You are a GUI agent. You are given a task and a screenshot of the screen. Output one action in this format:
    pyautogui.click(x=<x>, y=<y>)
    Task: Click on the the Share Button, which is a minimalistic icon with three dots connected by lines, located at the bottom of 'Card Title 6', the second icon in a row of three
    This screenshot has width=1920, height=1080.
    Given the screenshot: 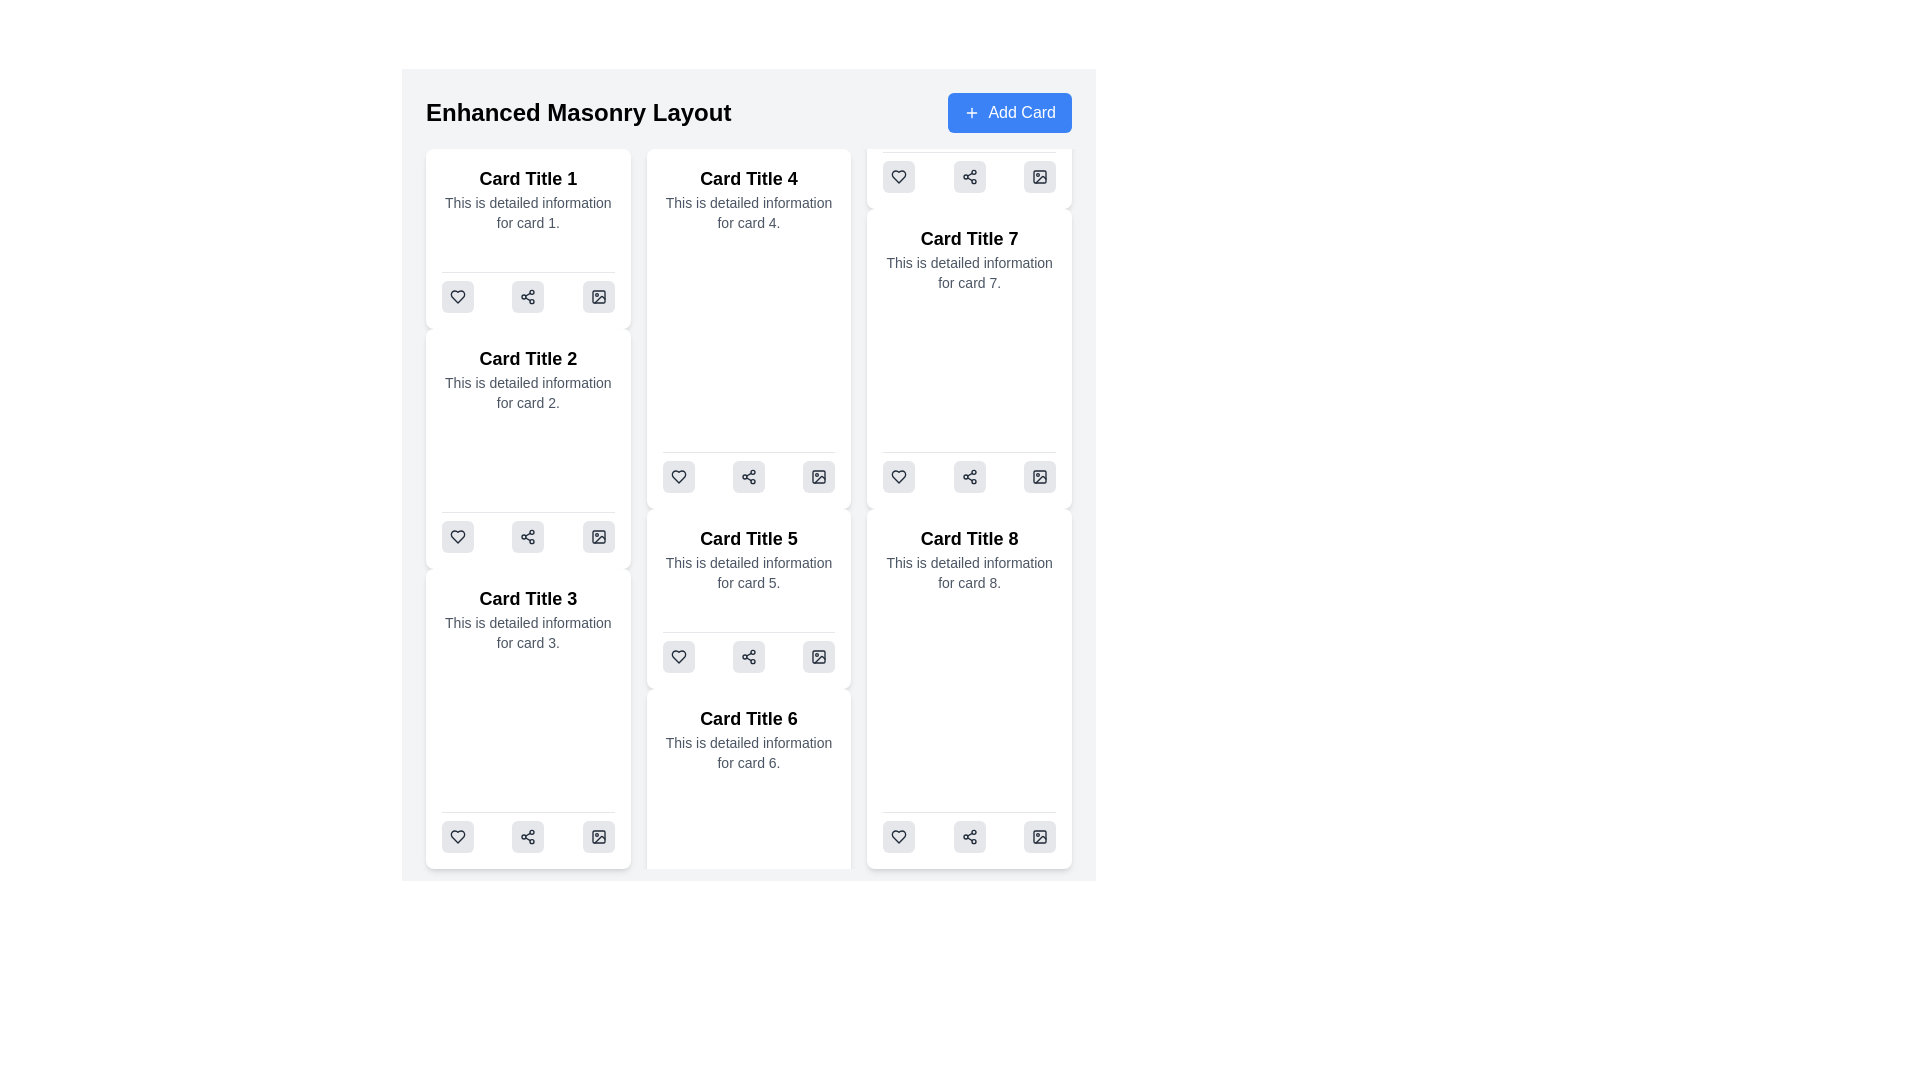 What is the action you would take?
    pyautogui.click(x=747, y=656)
    